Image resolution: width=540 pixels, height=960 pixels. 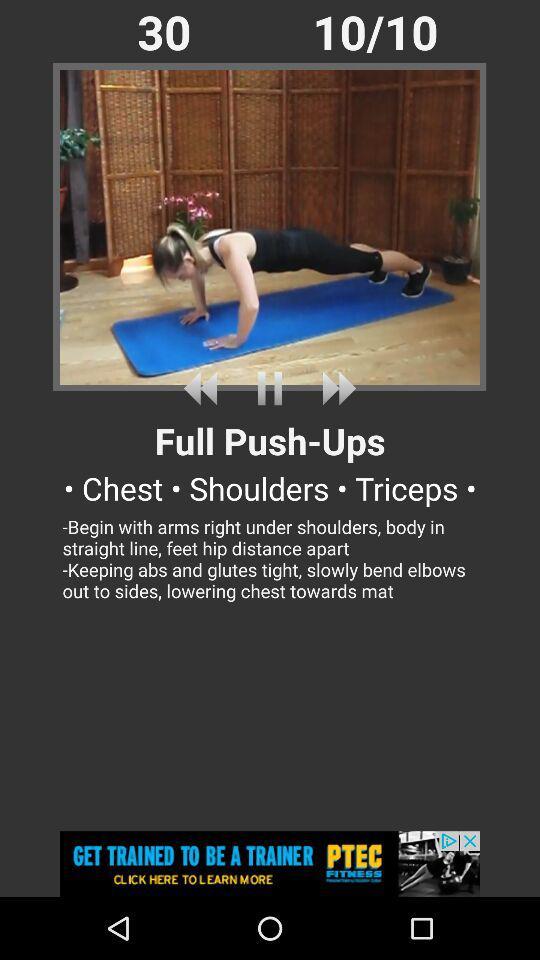 What do you see at coordinates (203, 387) in the screenshot?
I see `backward` at bounding box center [203, 387].